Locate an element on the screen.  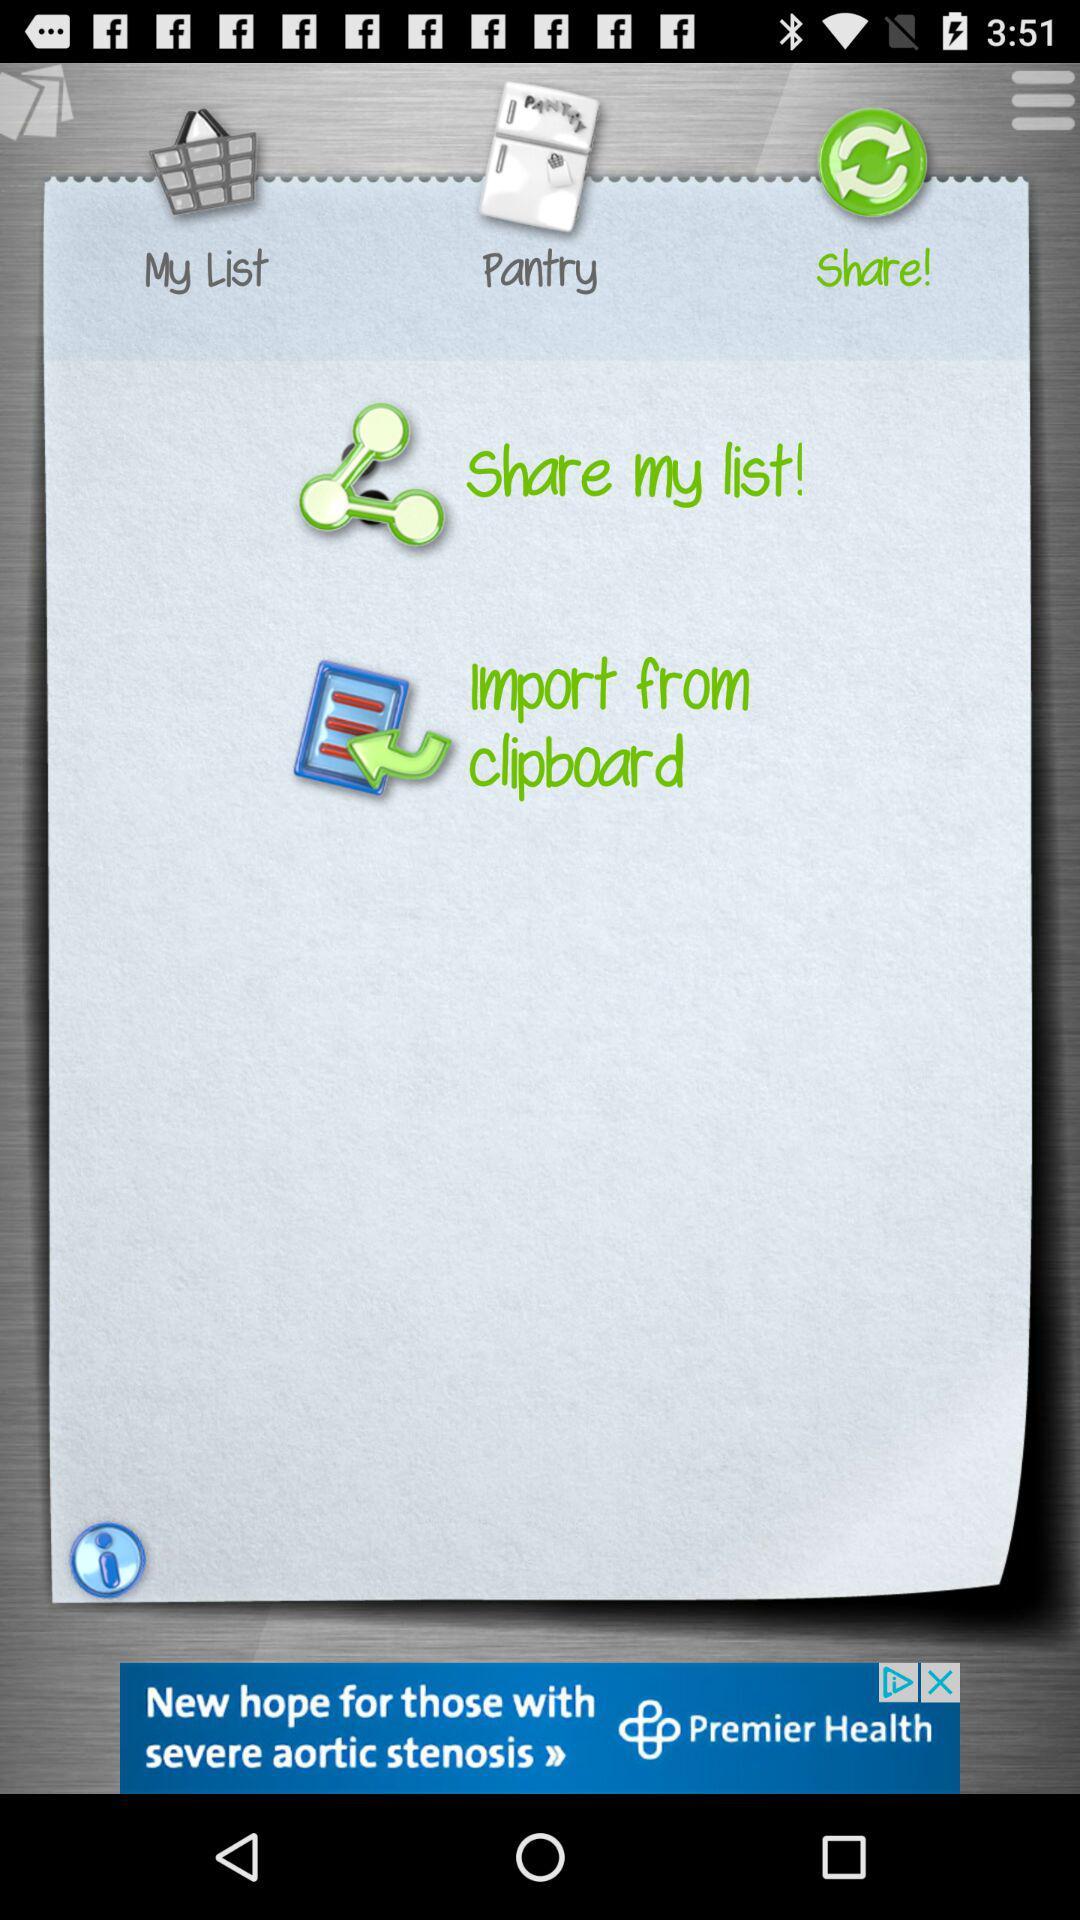
the menu icon is located at coordinates (1032, 117).